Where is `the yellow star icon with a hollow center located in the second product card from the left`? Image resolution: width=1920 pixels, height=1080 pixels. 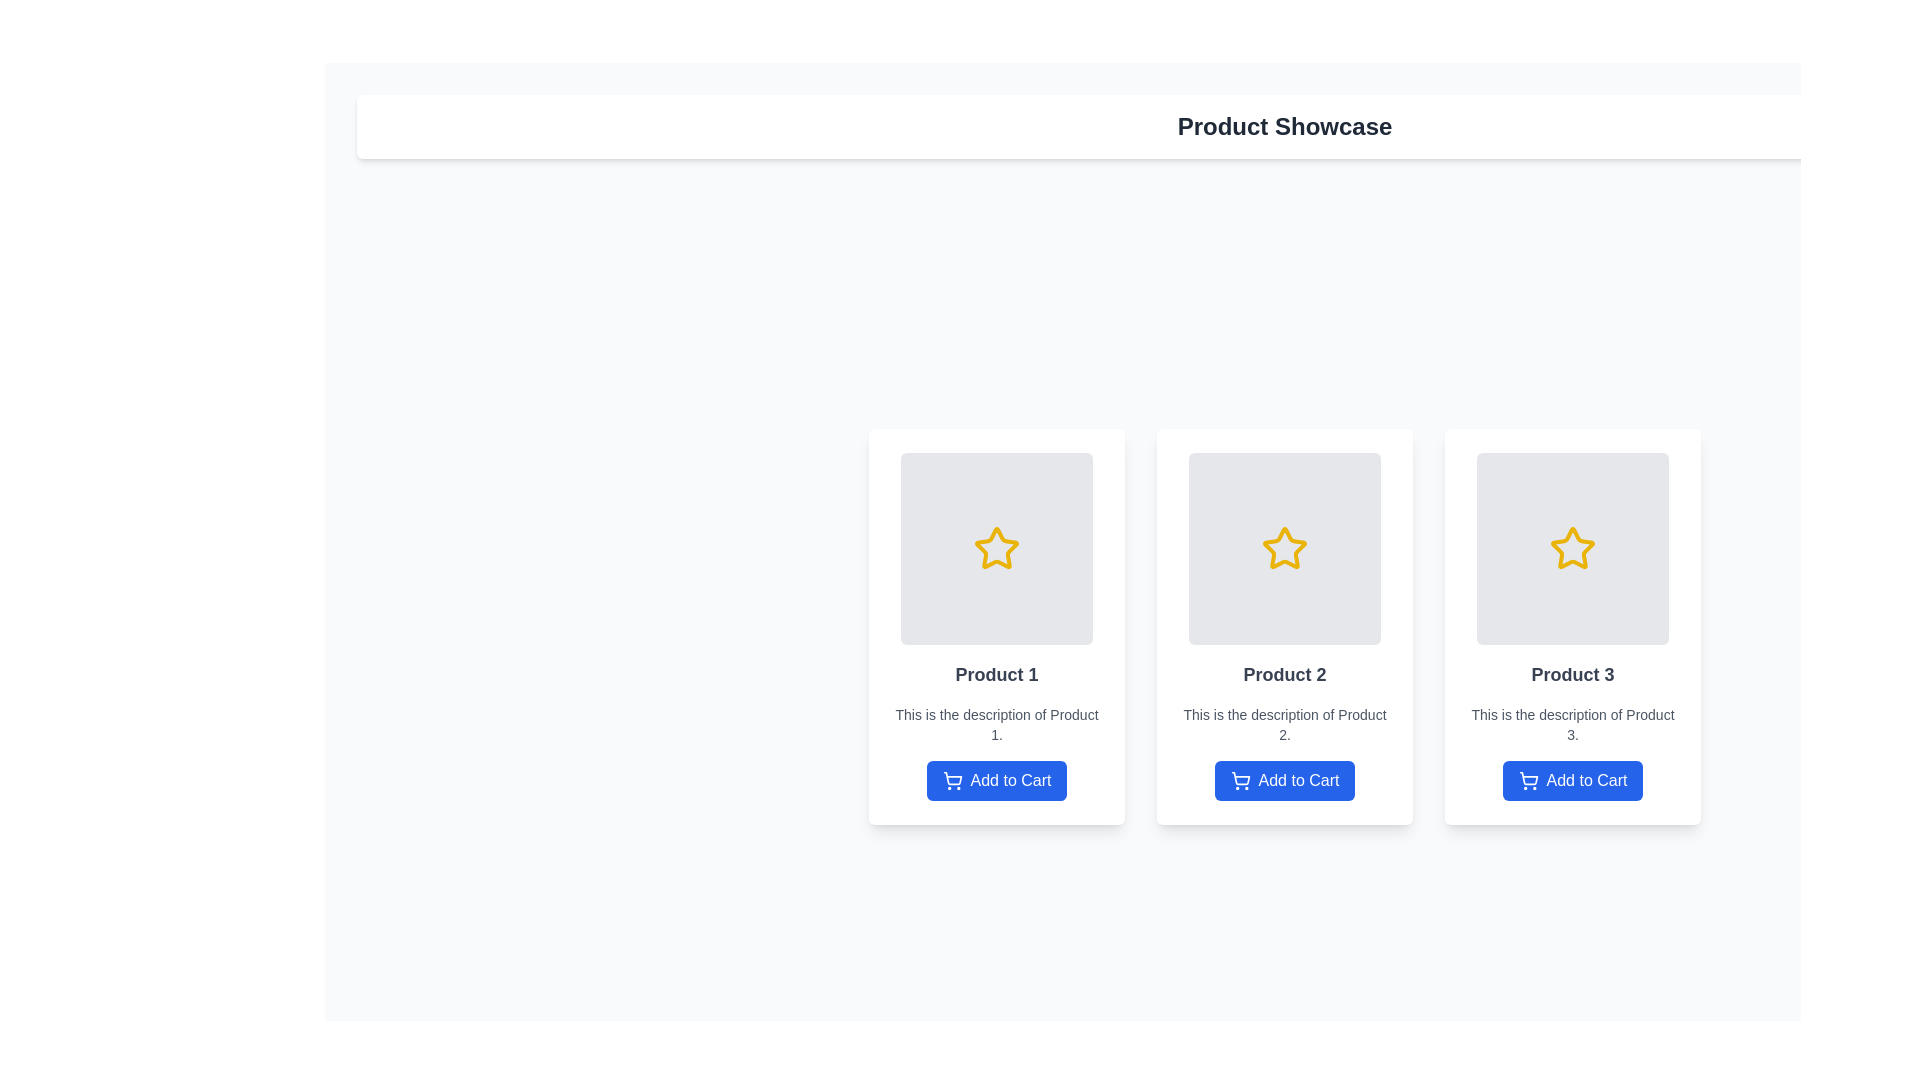 the yellow star icon with a hollow center located in the second product card from the left is located at coordinates (1285, 548).